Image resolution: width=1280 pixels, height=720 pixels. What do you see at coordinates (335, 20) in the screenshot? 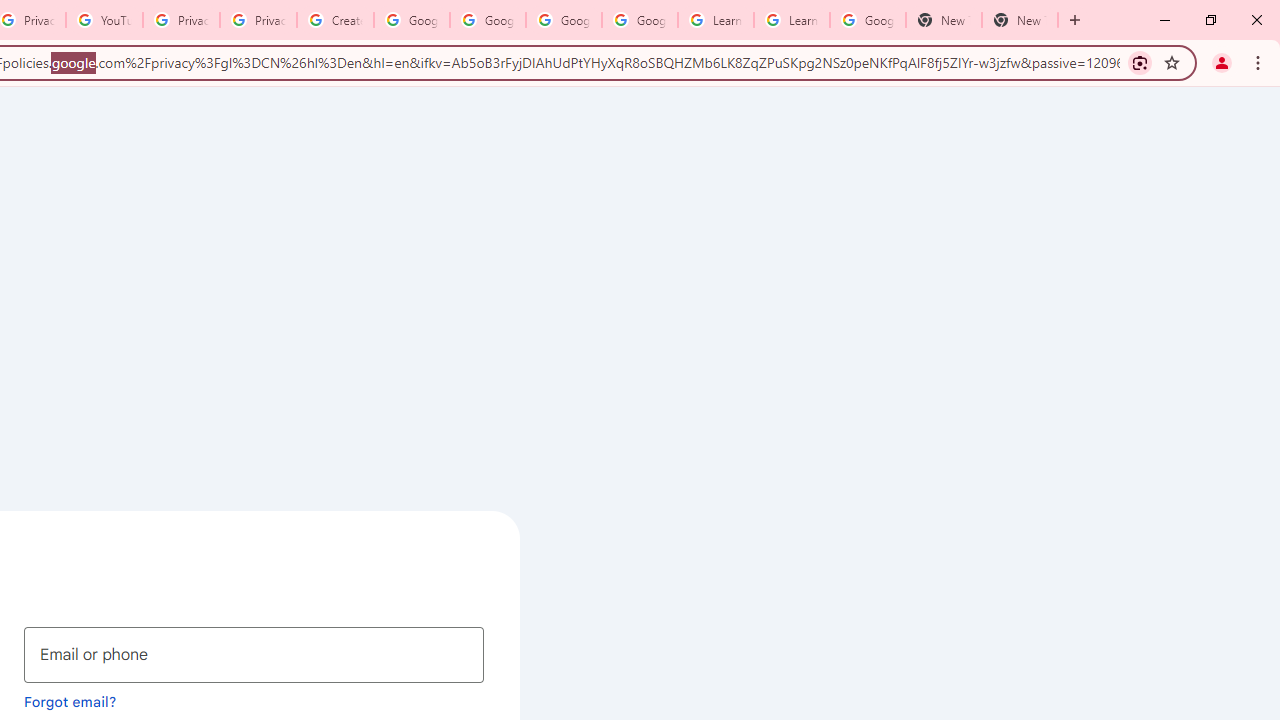
I see `'Create your Google Account'` at bounding box center [335, 20].